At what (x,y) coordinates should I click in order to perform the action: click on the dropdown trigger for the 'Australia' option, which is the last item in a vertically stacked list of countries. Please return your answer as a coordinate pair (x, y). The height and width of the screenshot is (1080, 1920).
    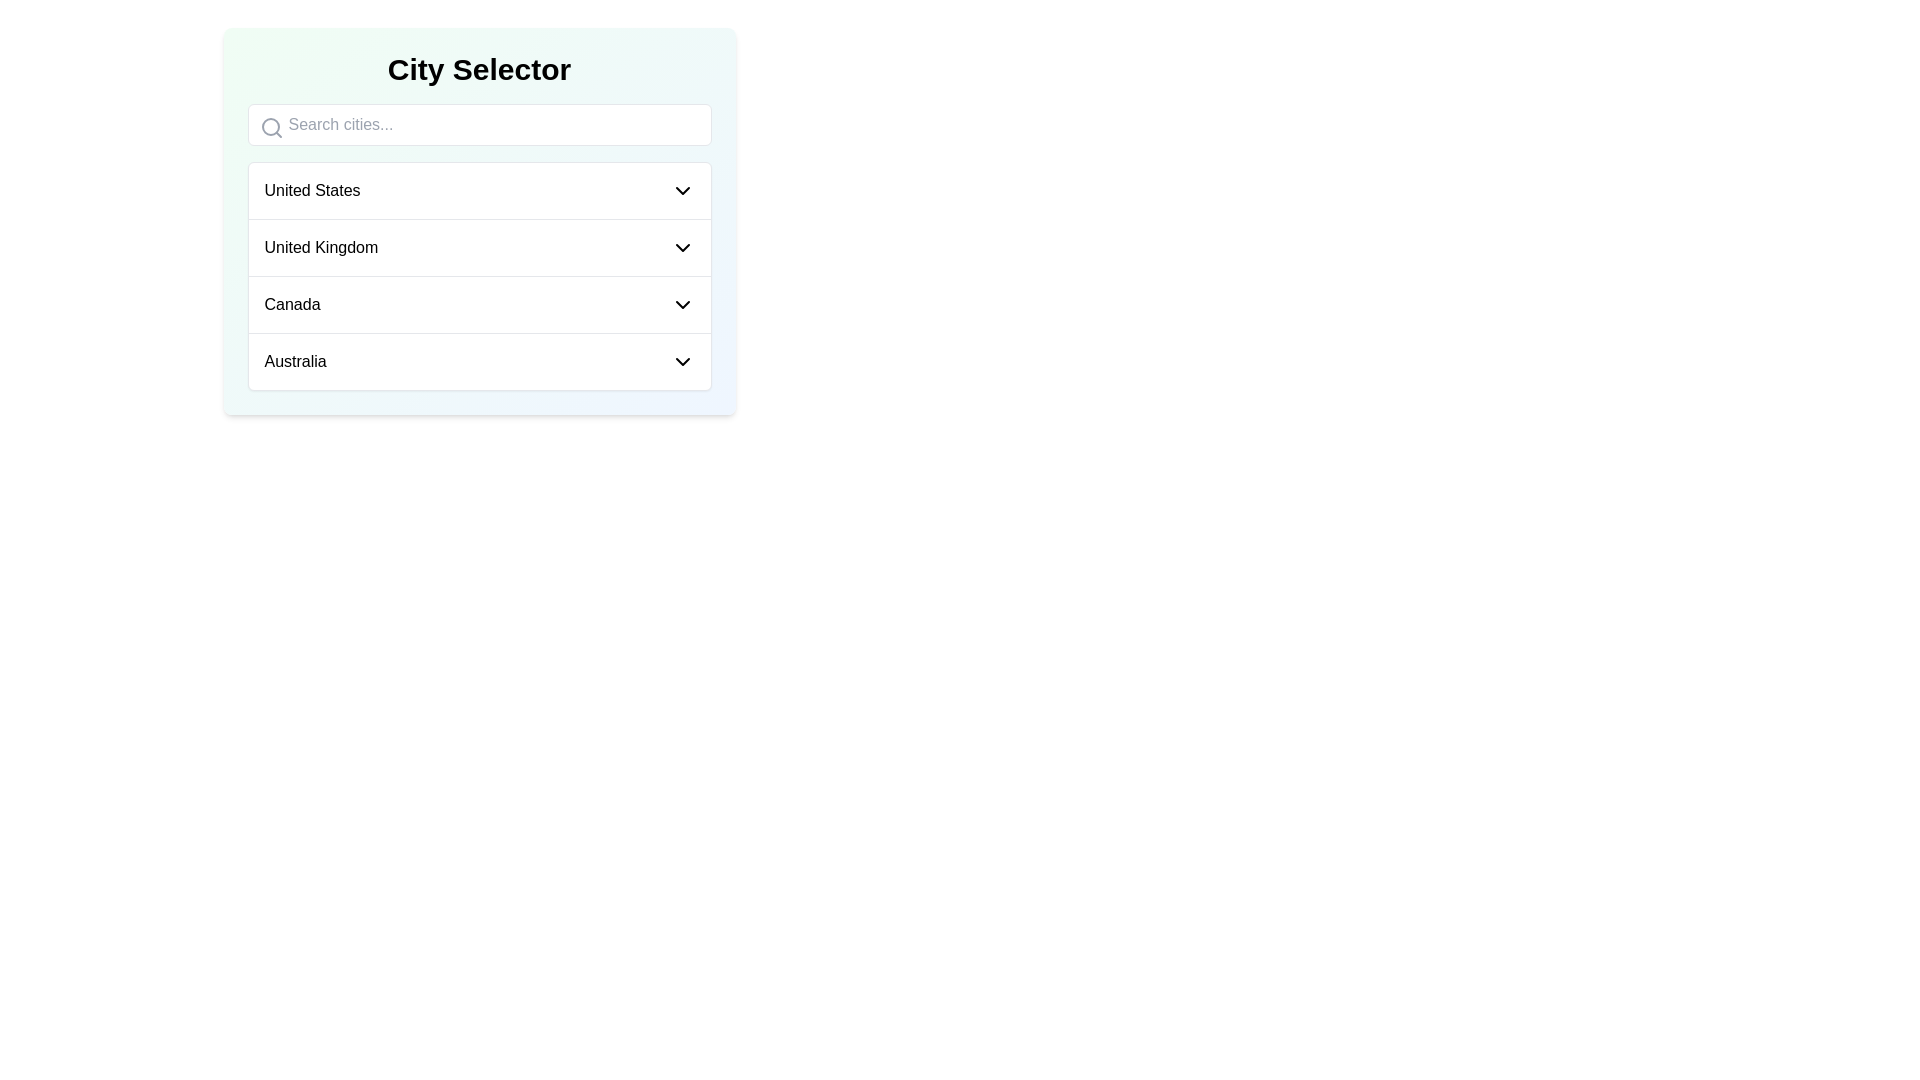
    Looking at the image, I should click on (478, 362).